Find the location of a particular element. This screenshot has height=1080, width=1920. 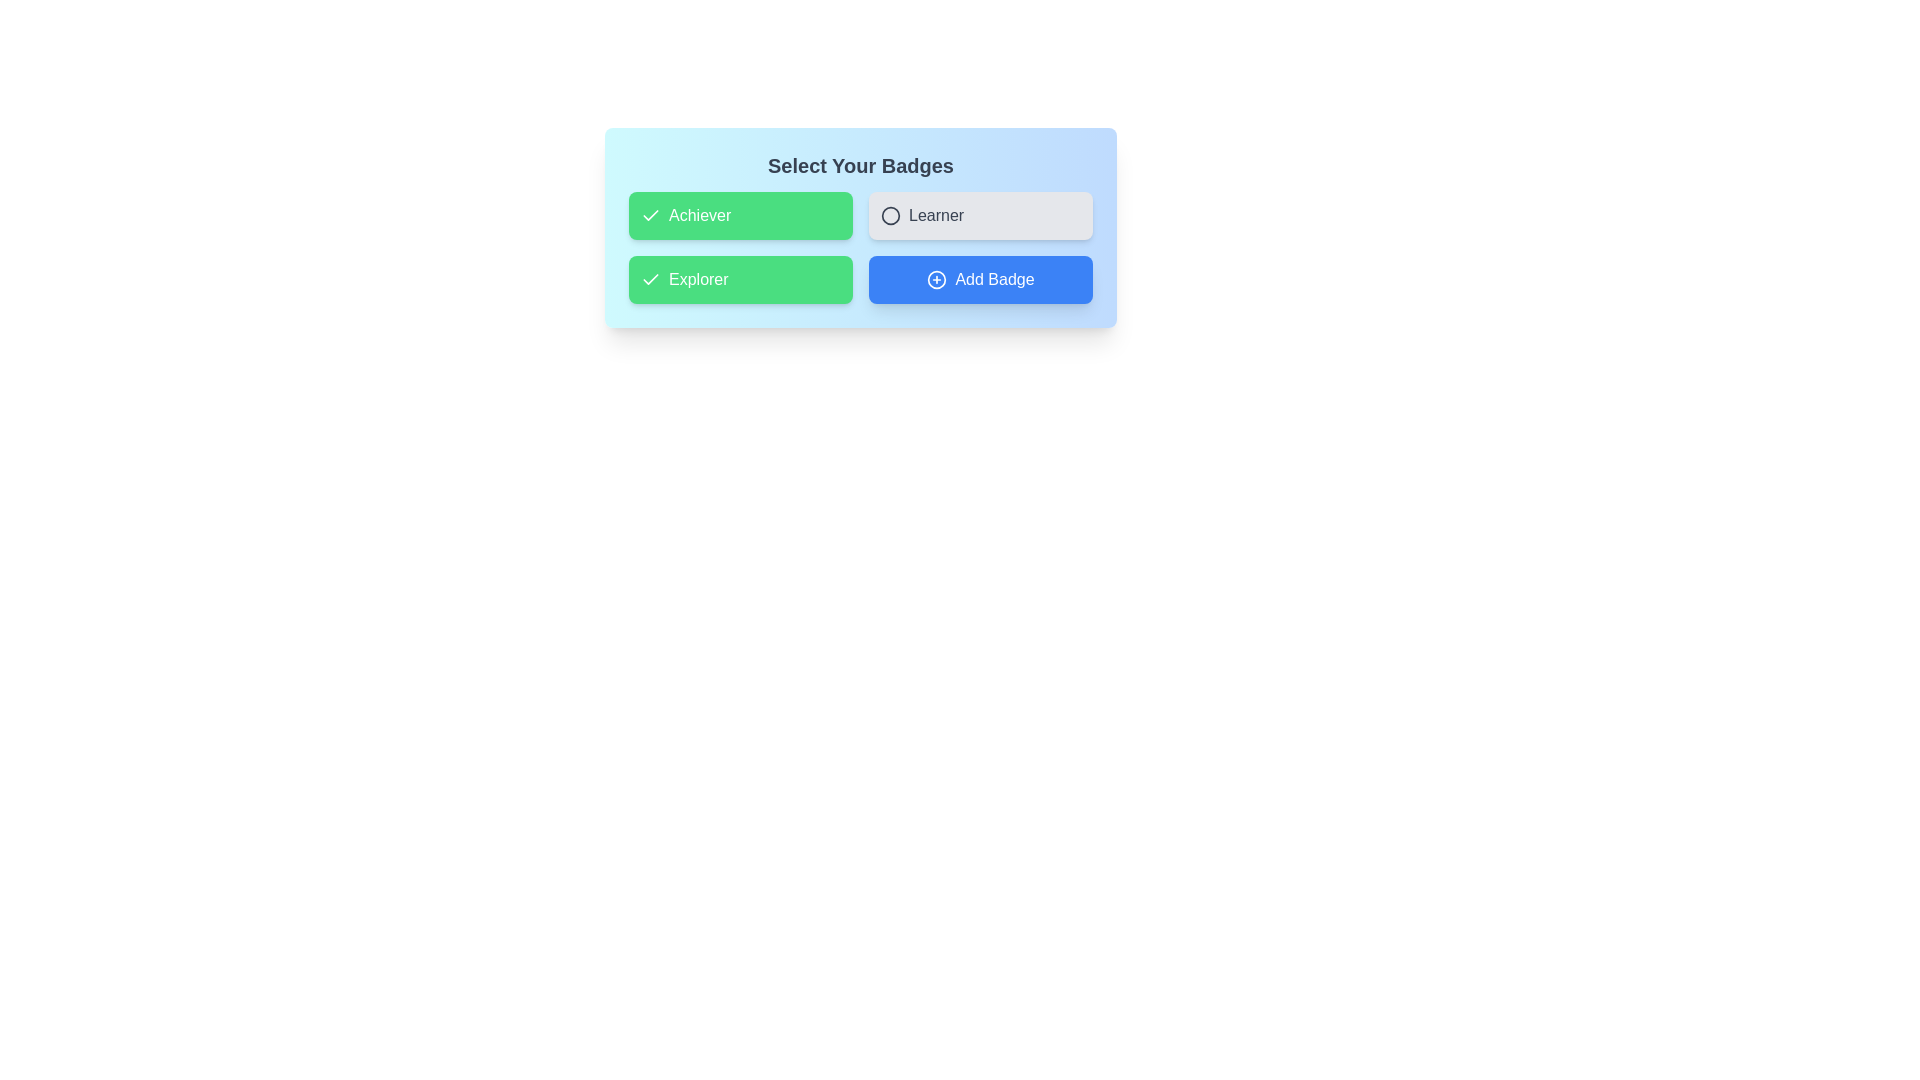

the badge Achiever to observe its animation effect is located at coordinates (739, 216).